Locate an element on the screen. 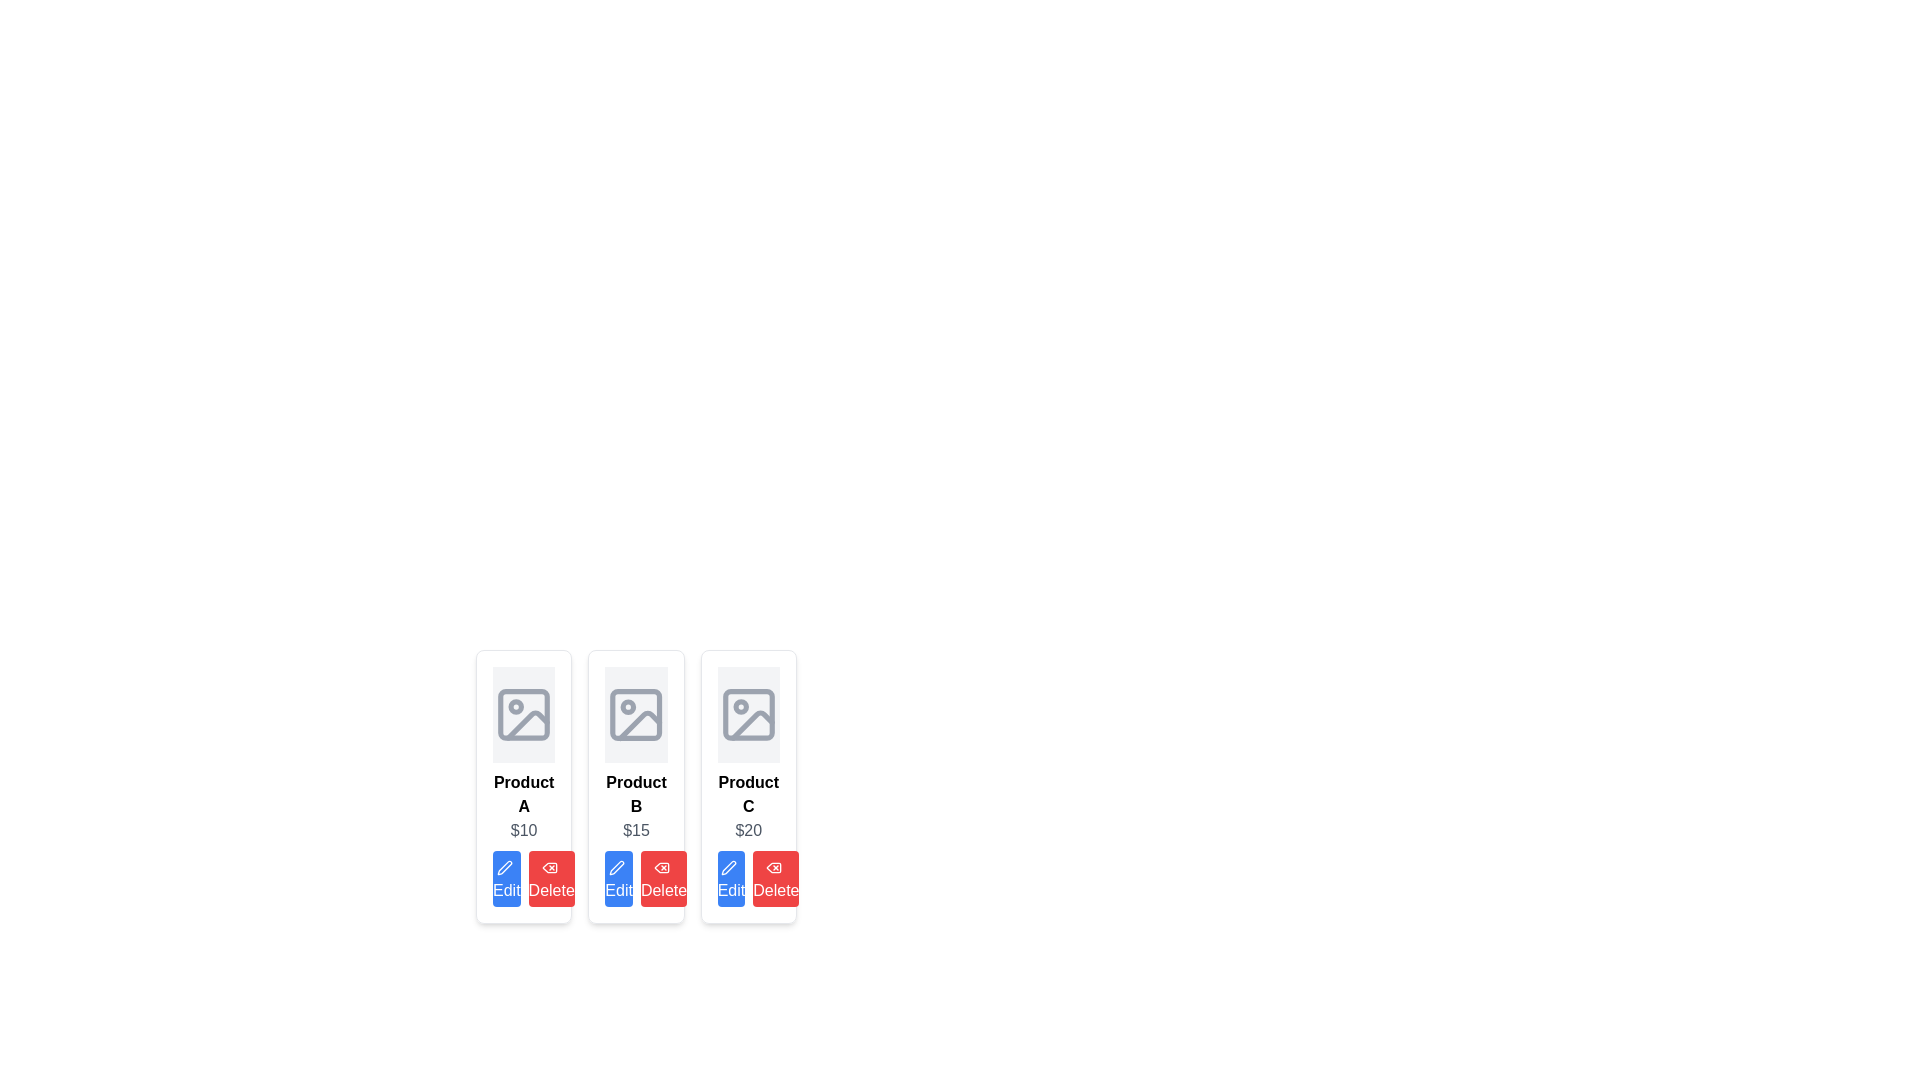 This screenshot has width=1920, height=1080. the blue pen icon located at the bottom of the 'Product B' card is located at coordinates (616, 866).